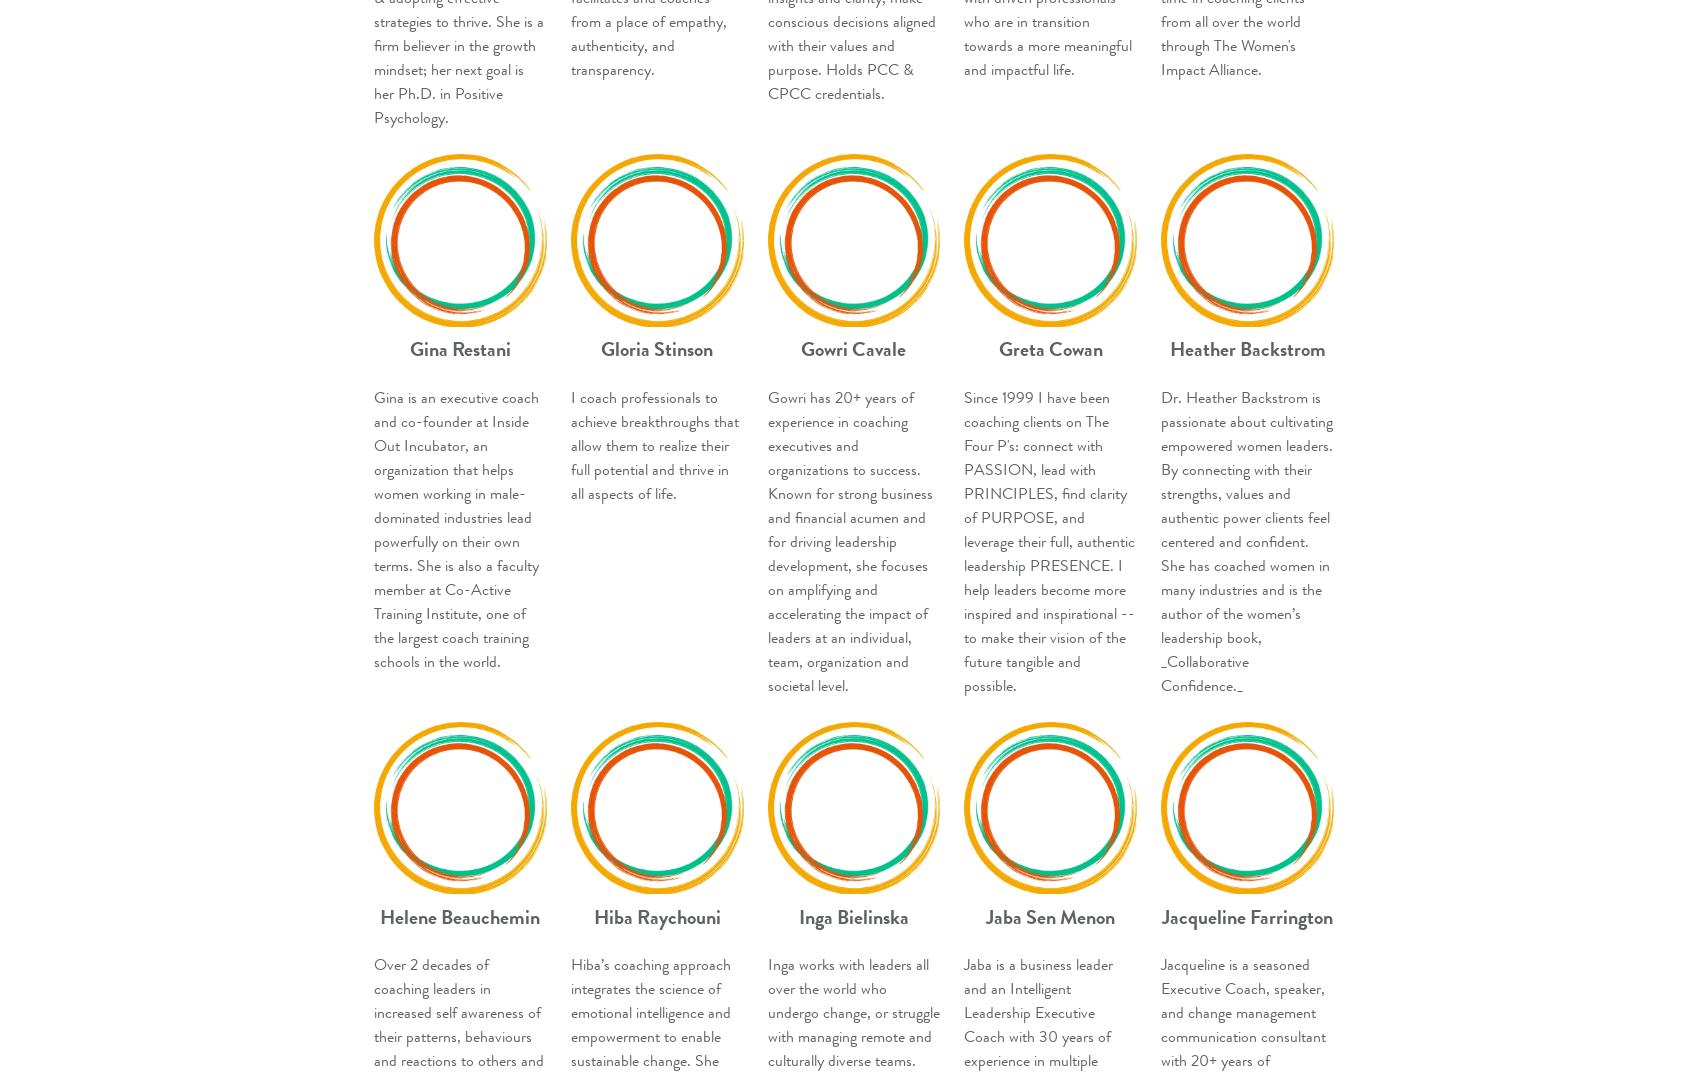 Image resolution: width=1708 pixels, height=1078 pixels. Describe the element at coordinates (1247, 916) in the screenshot. I see `'Jacqueline Farrington'` at that location.